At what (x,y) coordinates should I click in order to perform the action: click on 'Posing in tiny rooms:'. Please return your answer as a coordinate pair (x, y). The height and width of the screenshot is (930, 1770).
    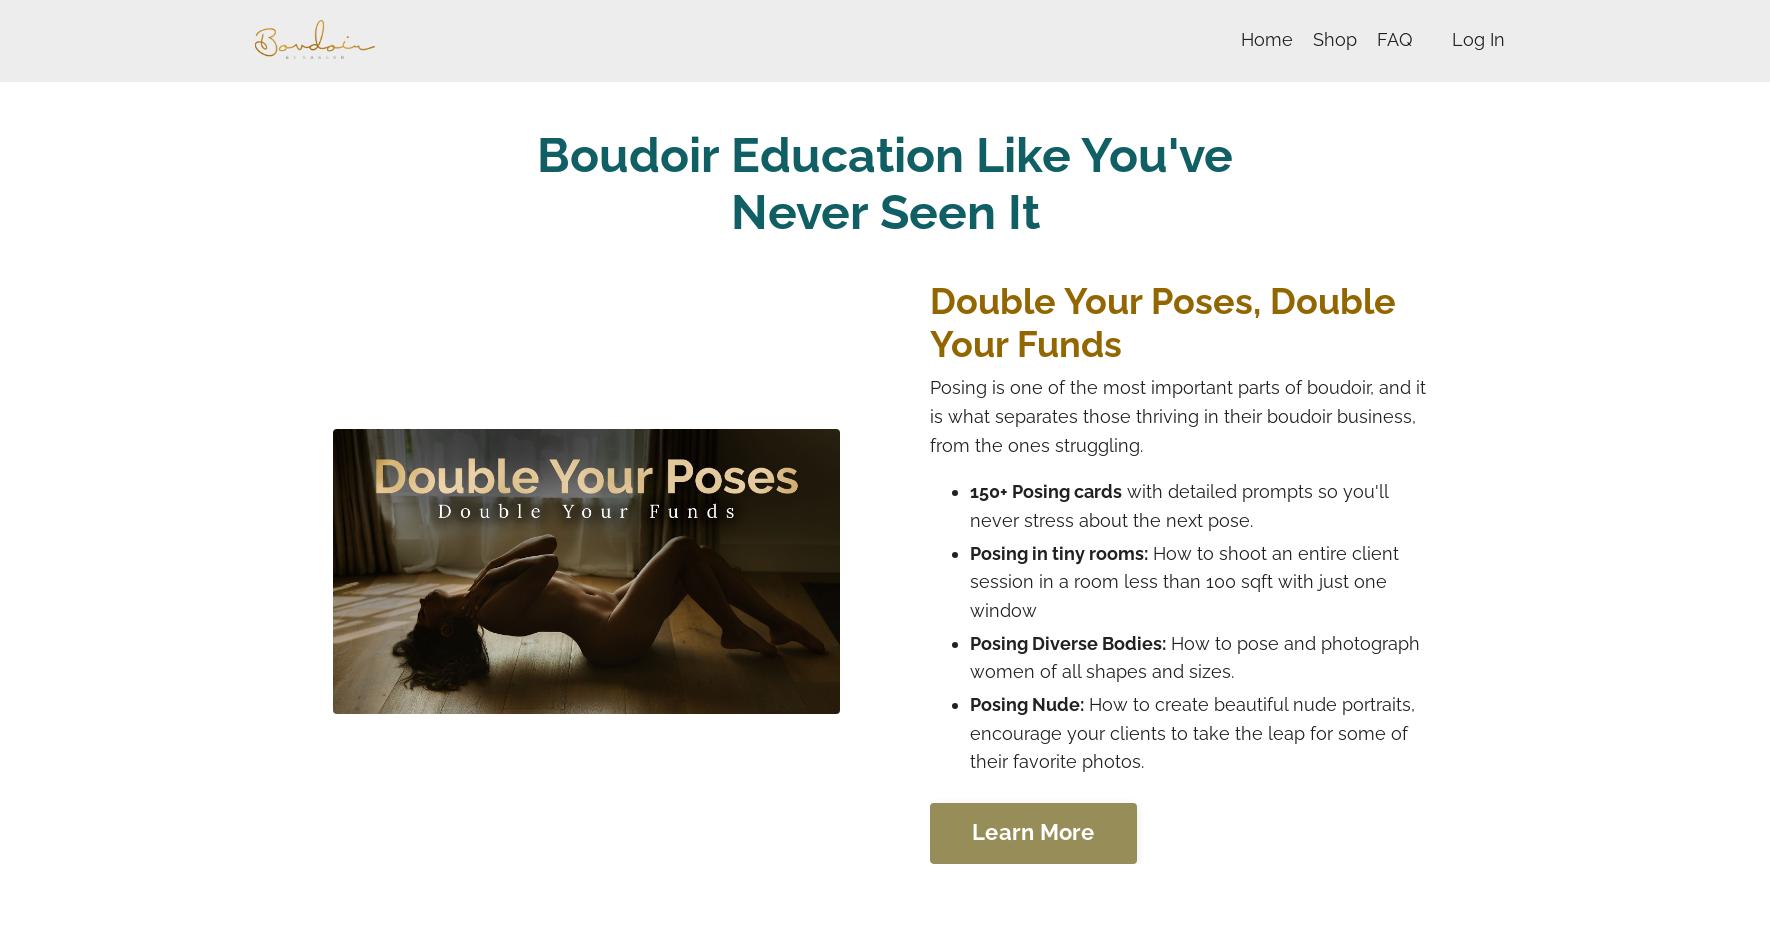
    Looking at the image, I should click on (1058, 552).